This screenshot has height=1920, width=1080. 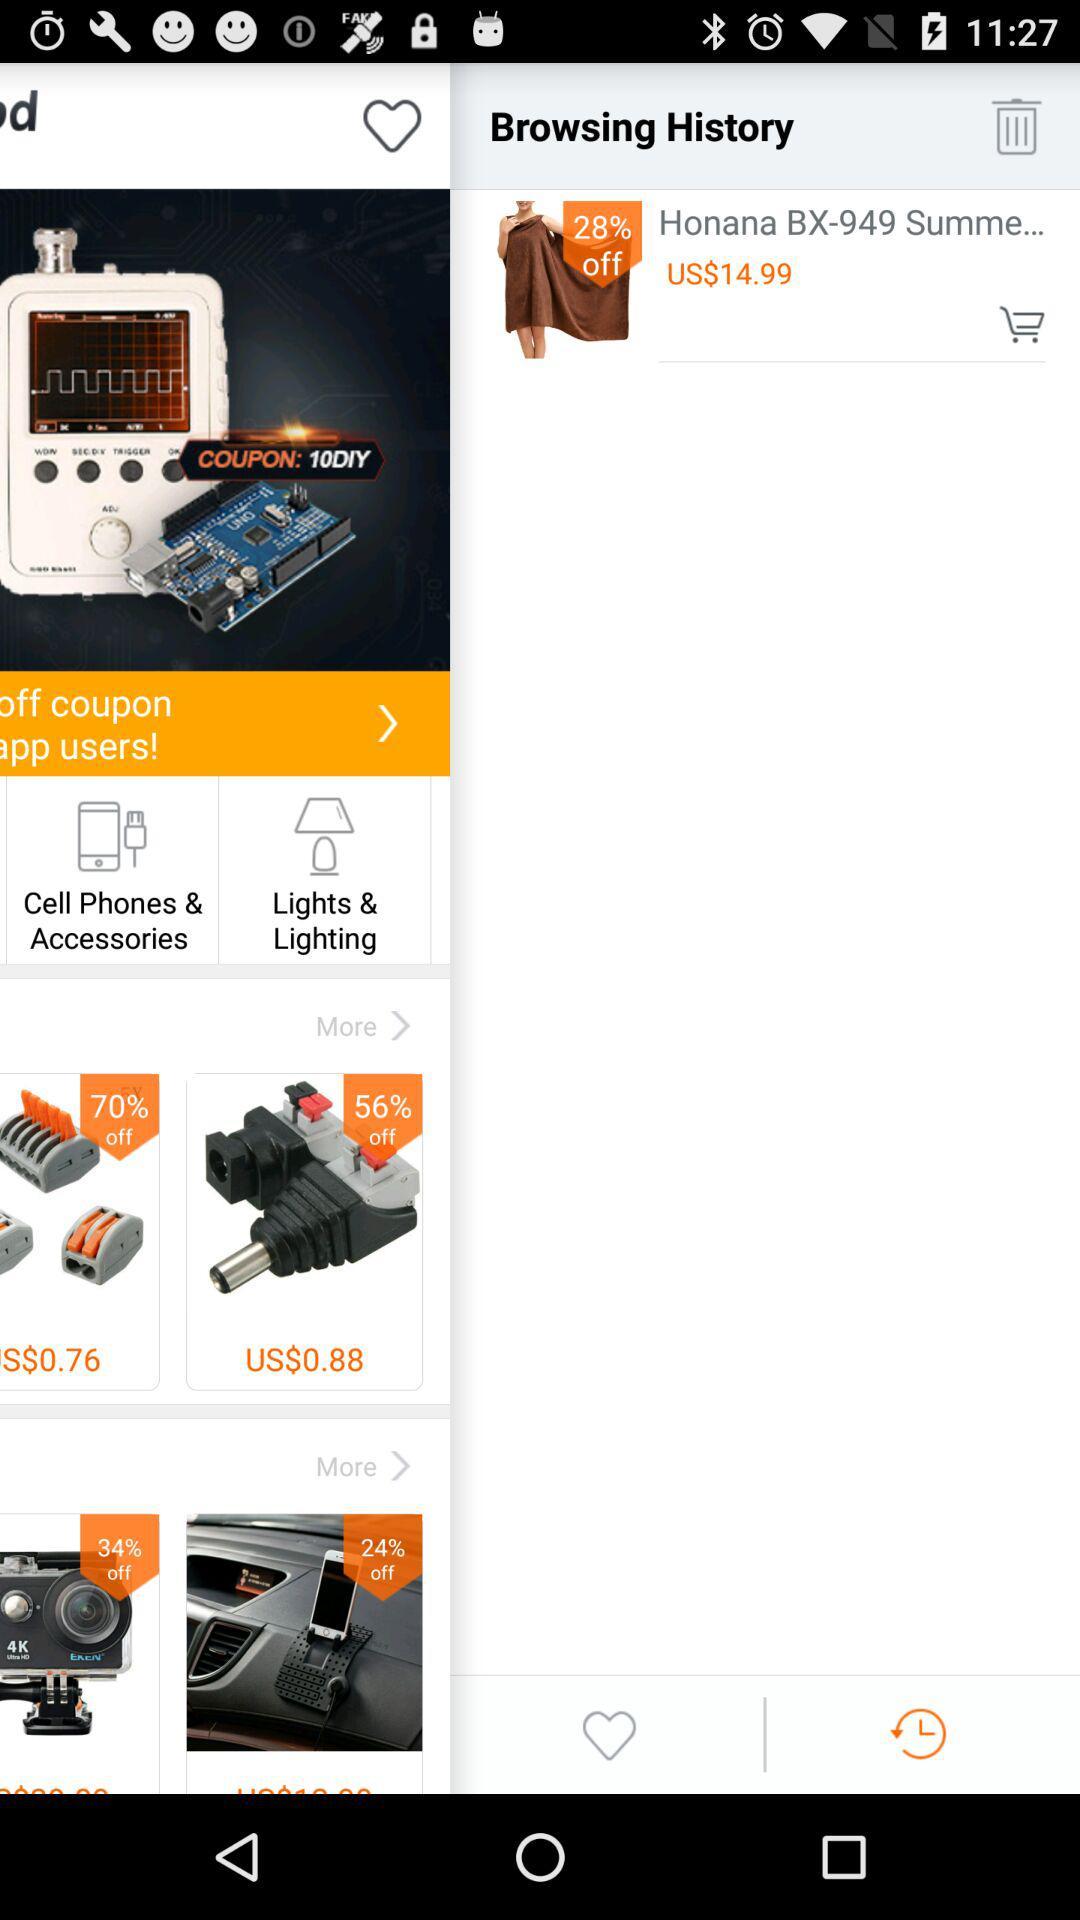 I want to click on delete option which is right corner of the top, so click(x=1016, y=124).